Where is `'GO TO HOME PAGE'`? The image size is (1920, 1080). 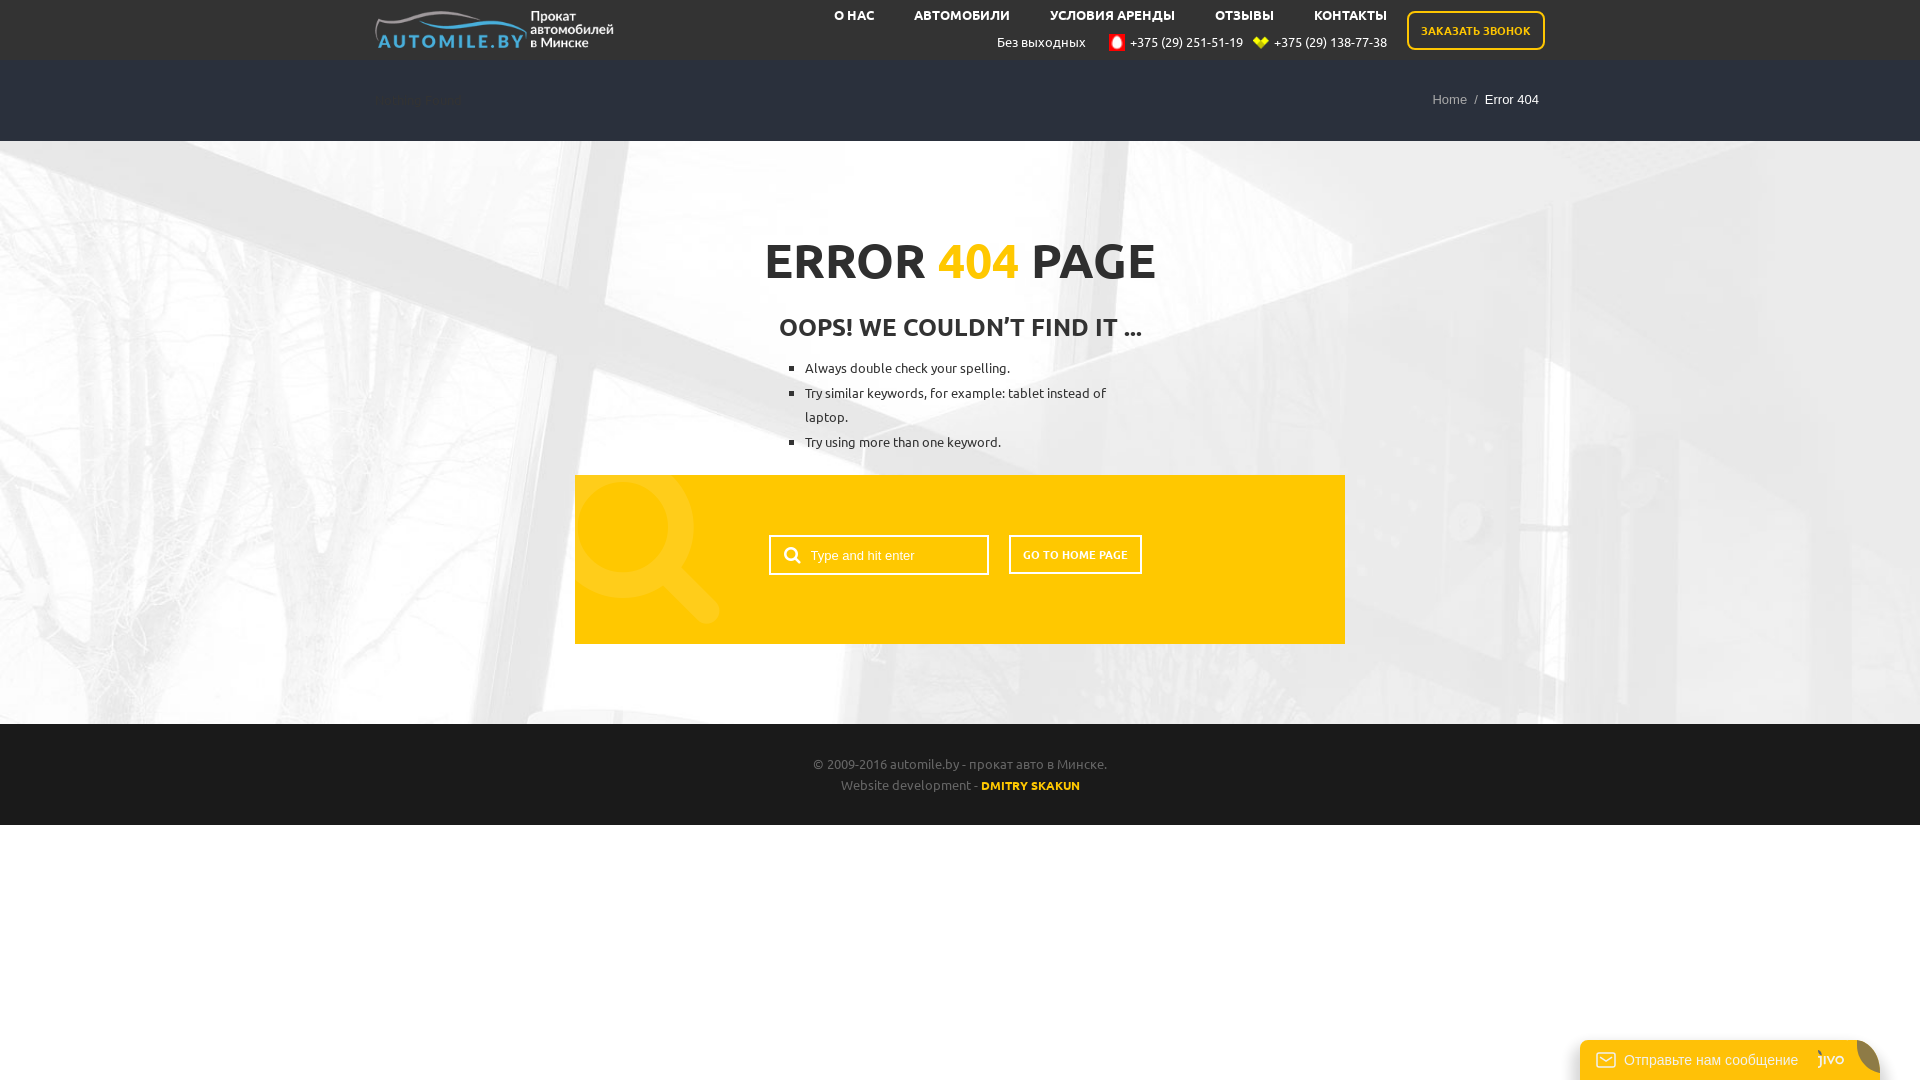 'GO TO HOME PAGE' is located at coordinates (1008, 554).